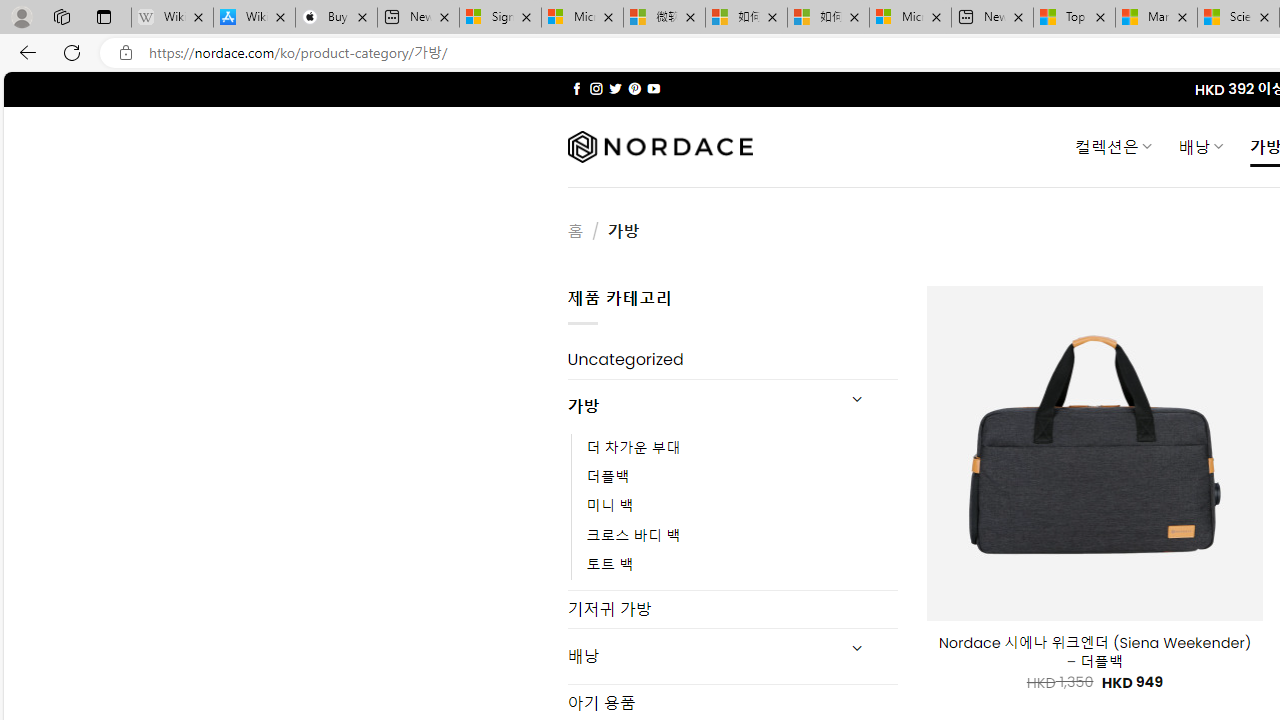  What do you see at coordinates (172, 17) in the screenshot?
I see `'Wikipedia - Sleeping'` at bounding box center [172, 17].